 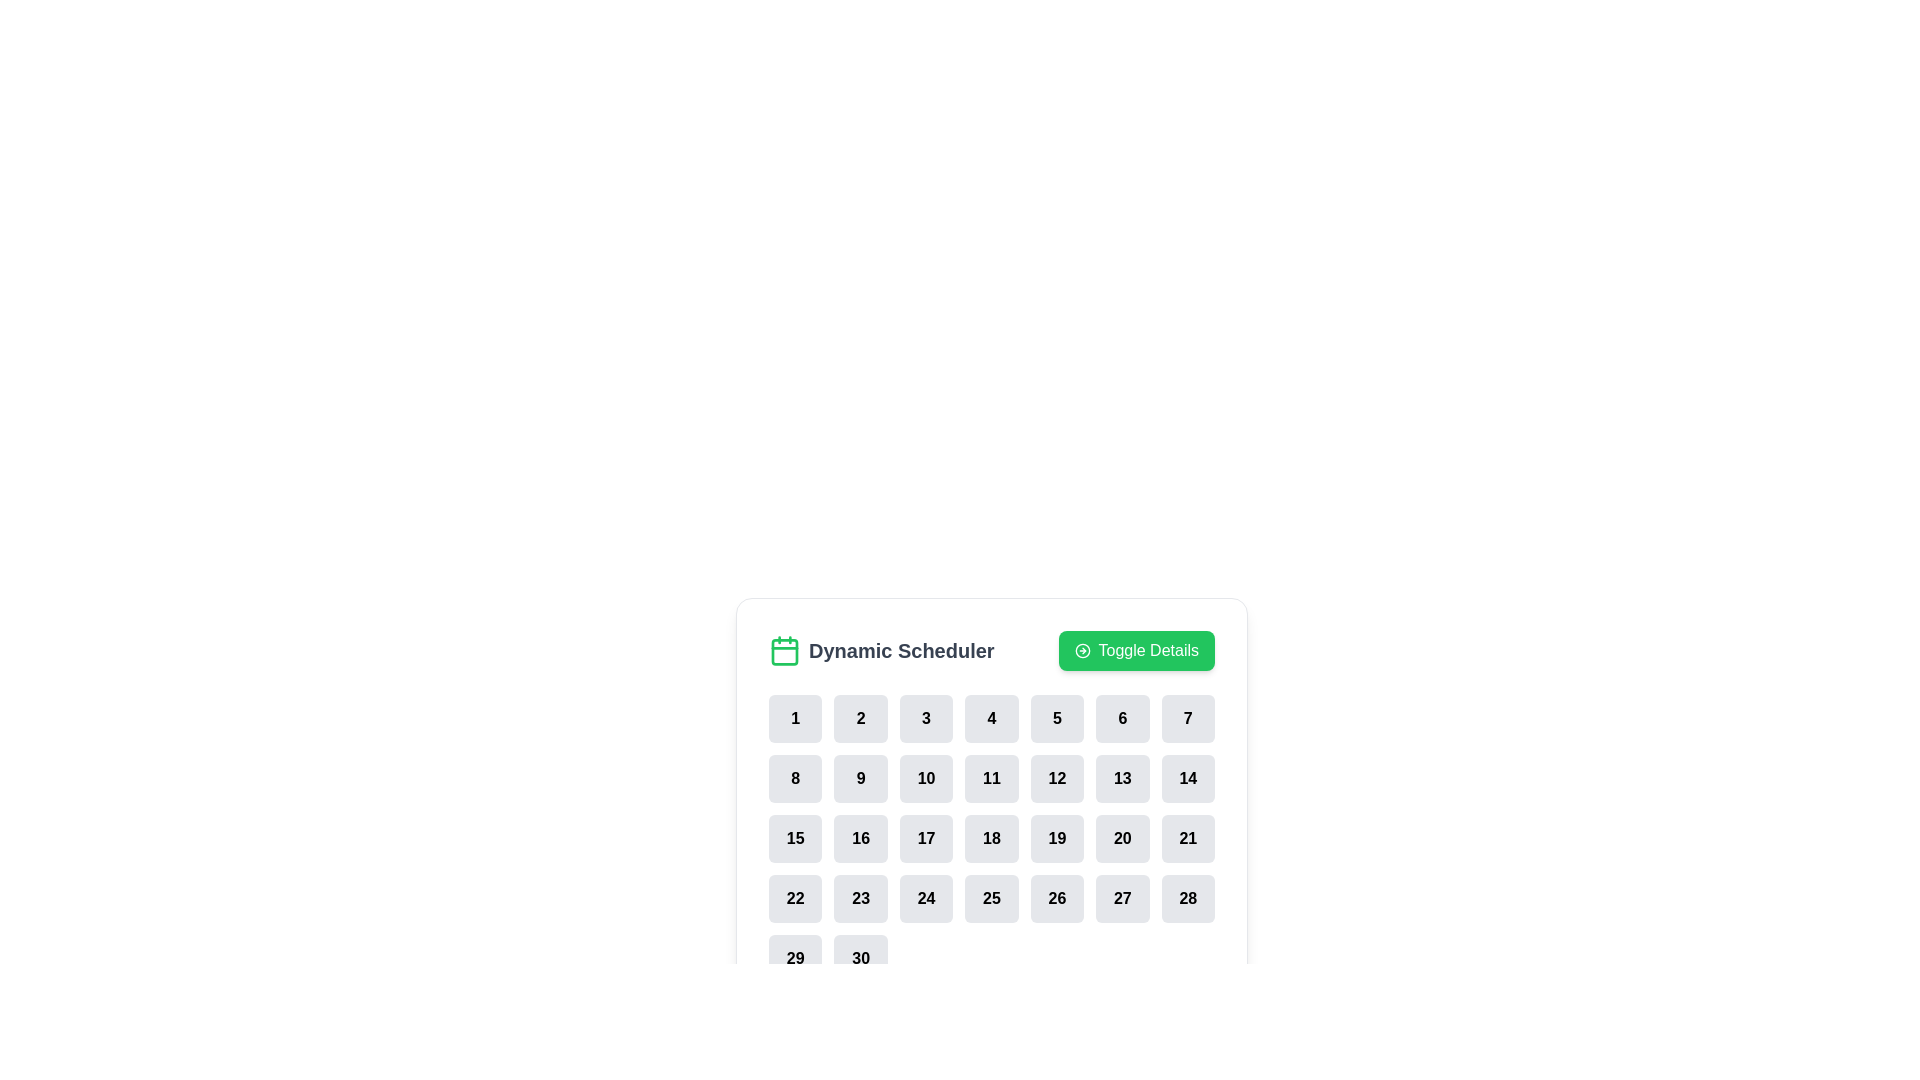 What do you see at coordinates (861, 897) in the screenshot?
I see `the rounded rectangular button with a light gray background and bold black text '23' to change its background color to green` at bounding box center [861, 897].